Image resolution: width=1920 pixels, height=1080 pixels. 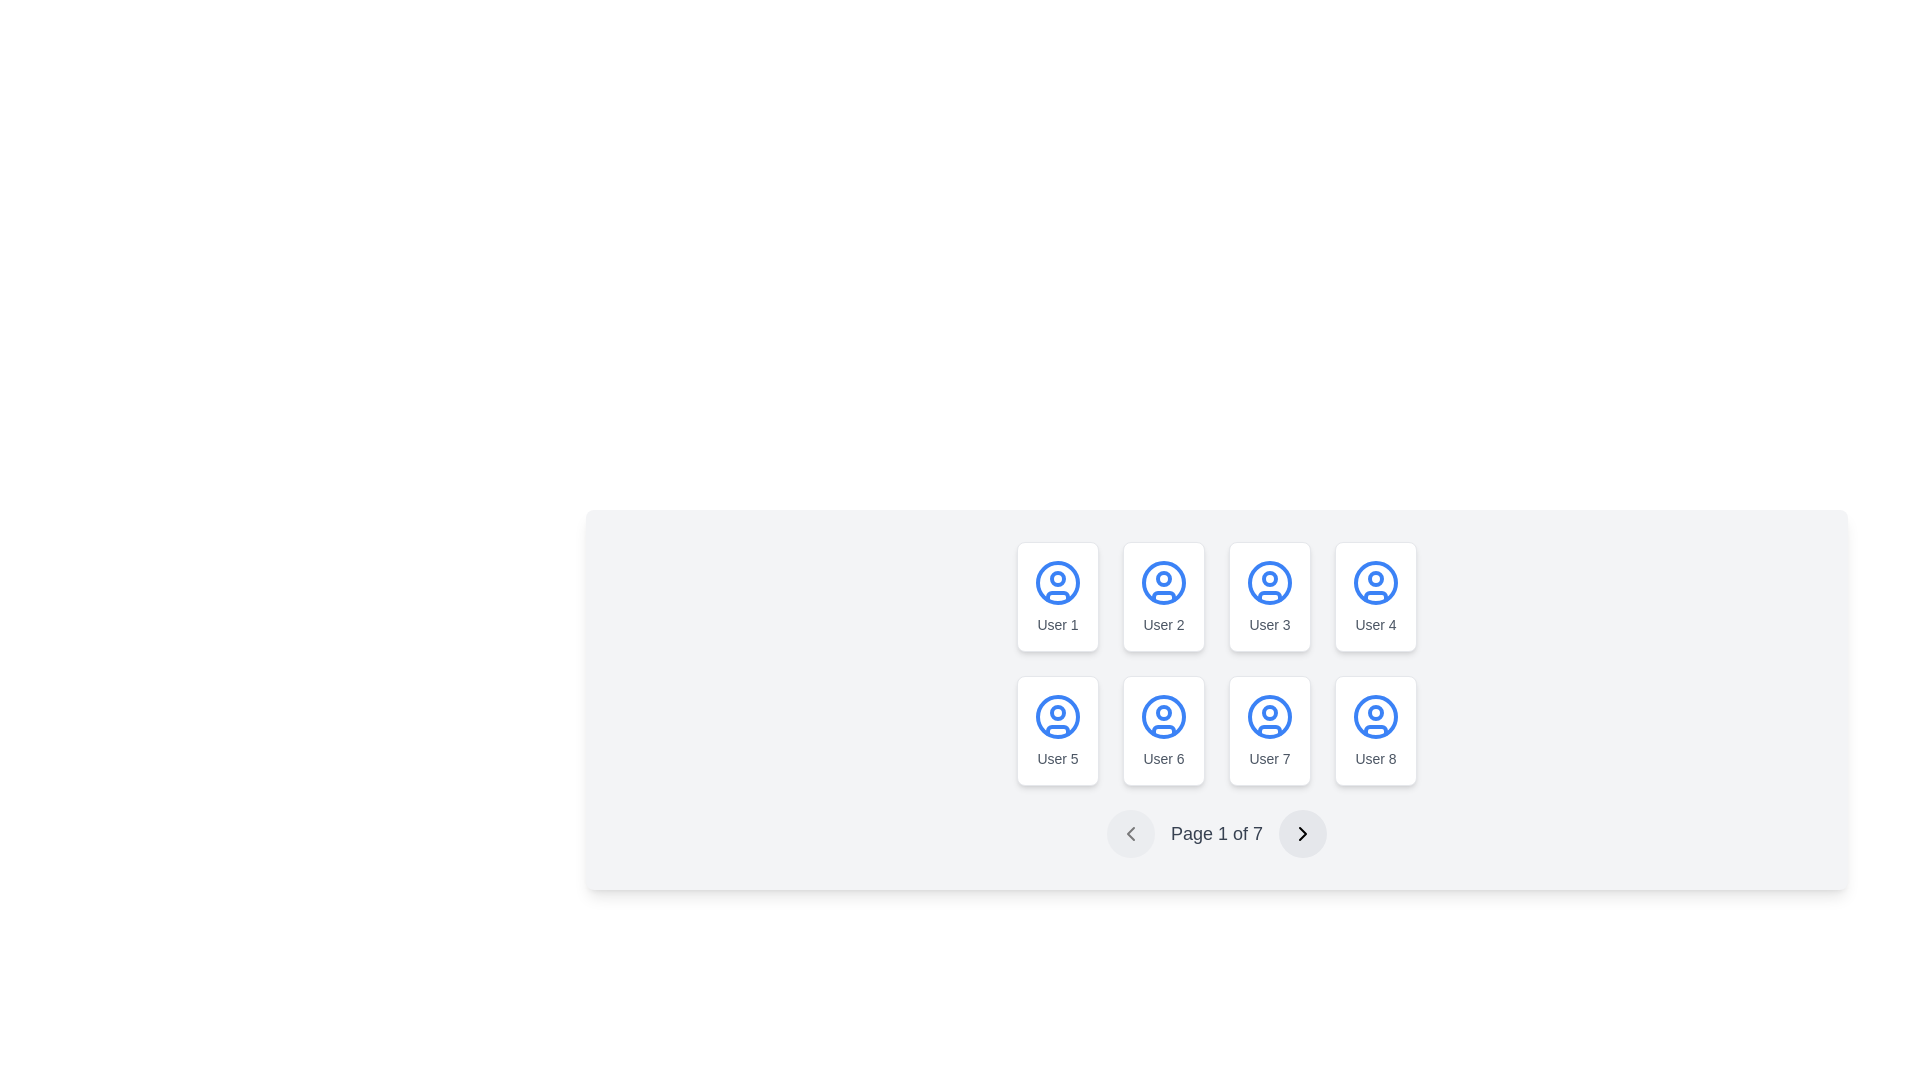 What do you see at coordinates (1130, 833) in the screenshot?
I see `the circular button with a light gray background and a left-pointing chevron icon, located to the left of the 'Page 1 of 7' text label` at bounding box center [1130, 833].